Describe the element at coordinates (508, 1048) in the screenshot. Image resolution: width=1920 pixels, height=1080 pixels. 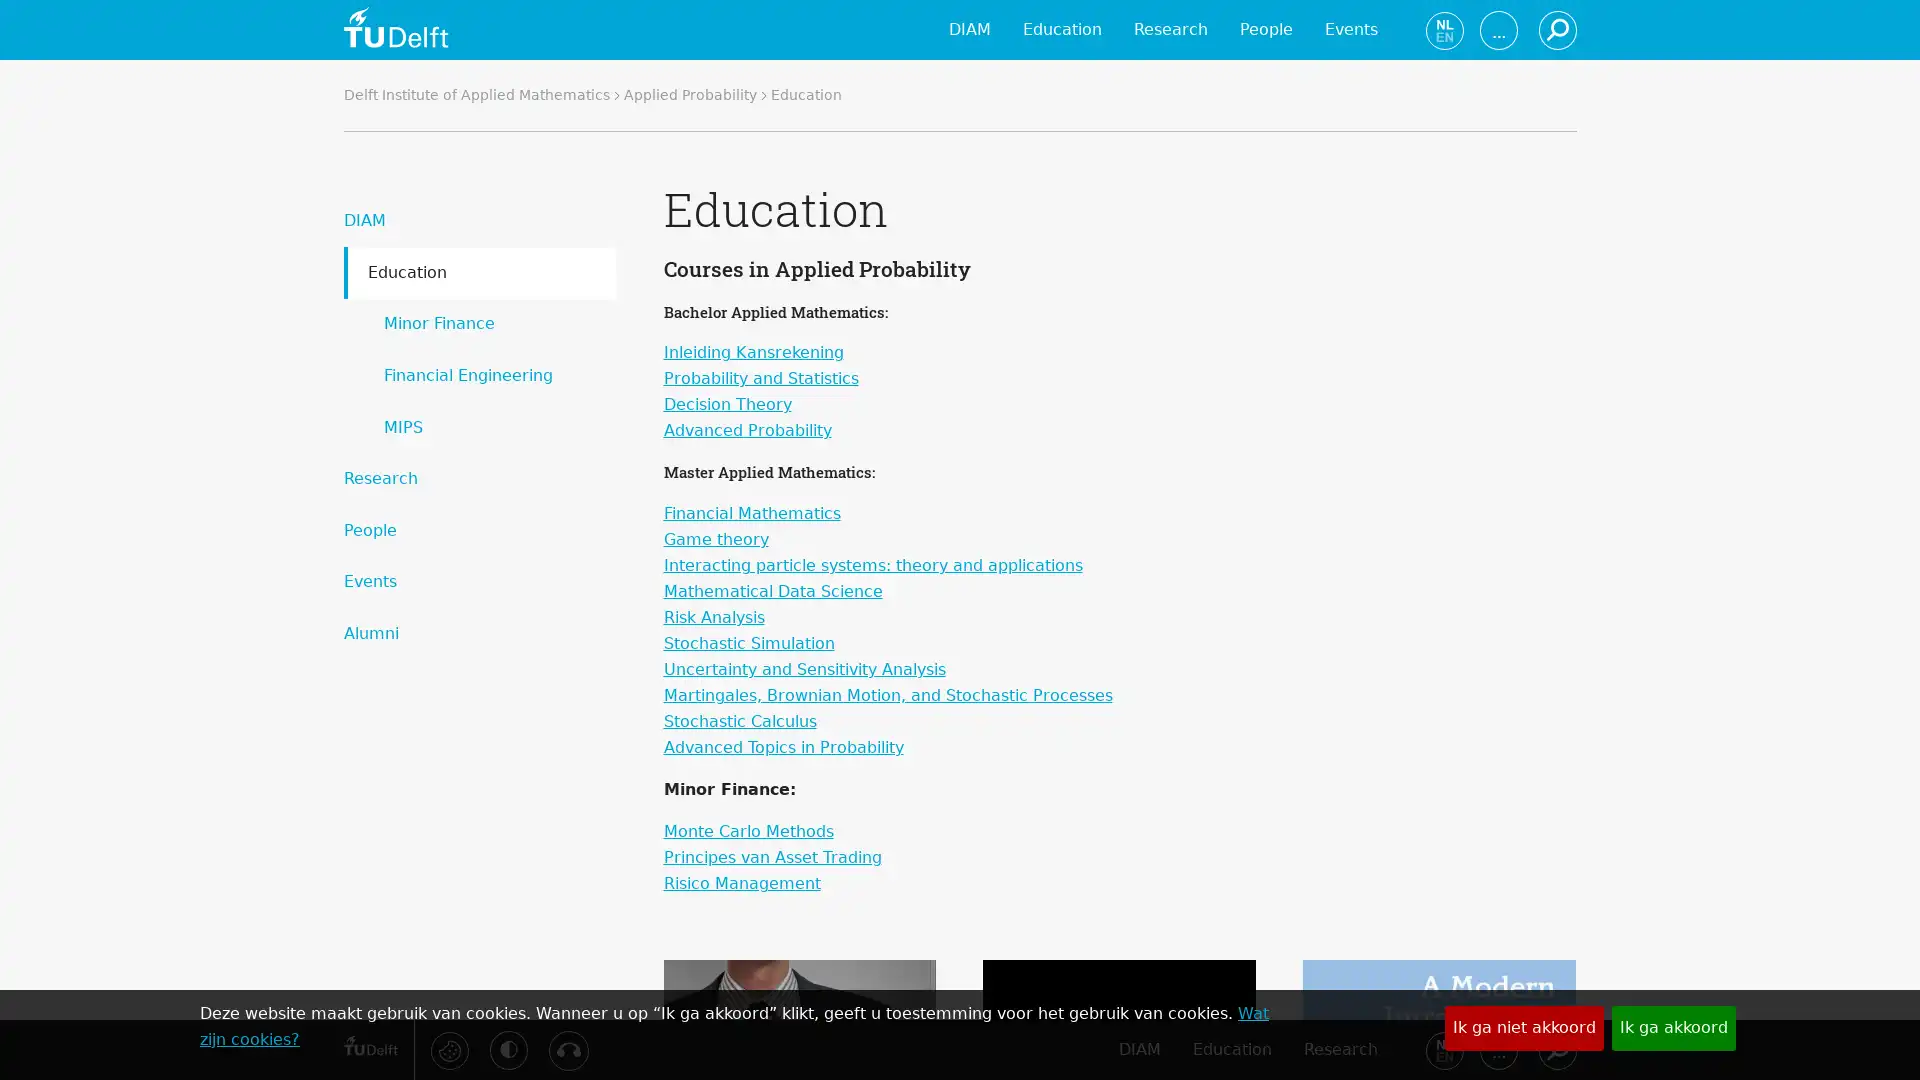
I see `Activeer hoog contrast` at that location.